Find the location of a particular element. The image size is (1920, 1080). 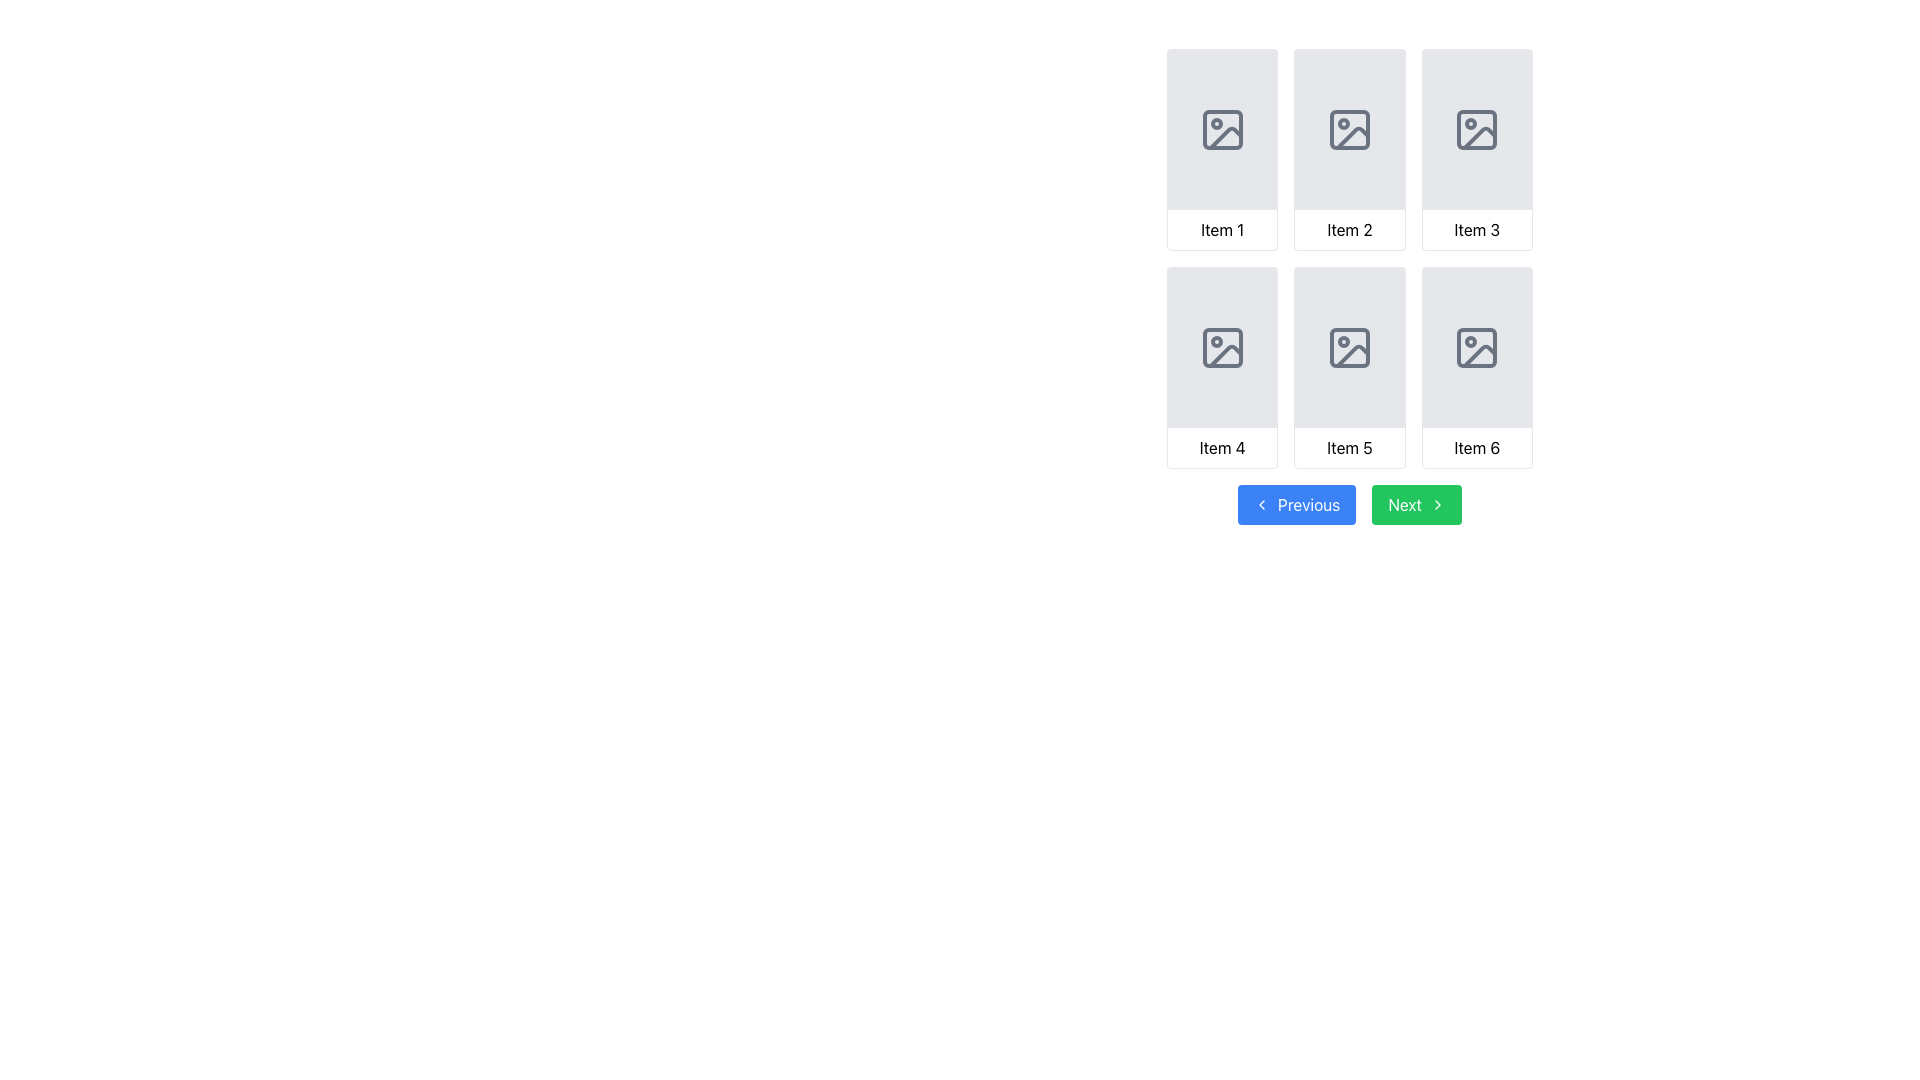

to select the card featuring a light-gray background and an image frame icon at the top, labeled 'Item 6', located in the bottom-right corner of the grid is located at coordinates (1477, 367).